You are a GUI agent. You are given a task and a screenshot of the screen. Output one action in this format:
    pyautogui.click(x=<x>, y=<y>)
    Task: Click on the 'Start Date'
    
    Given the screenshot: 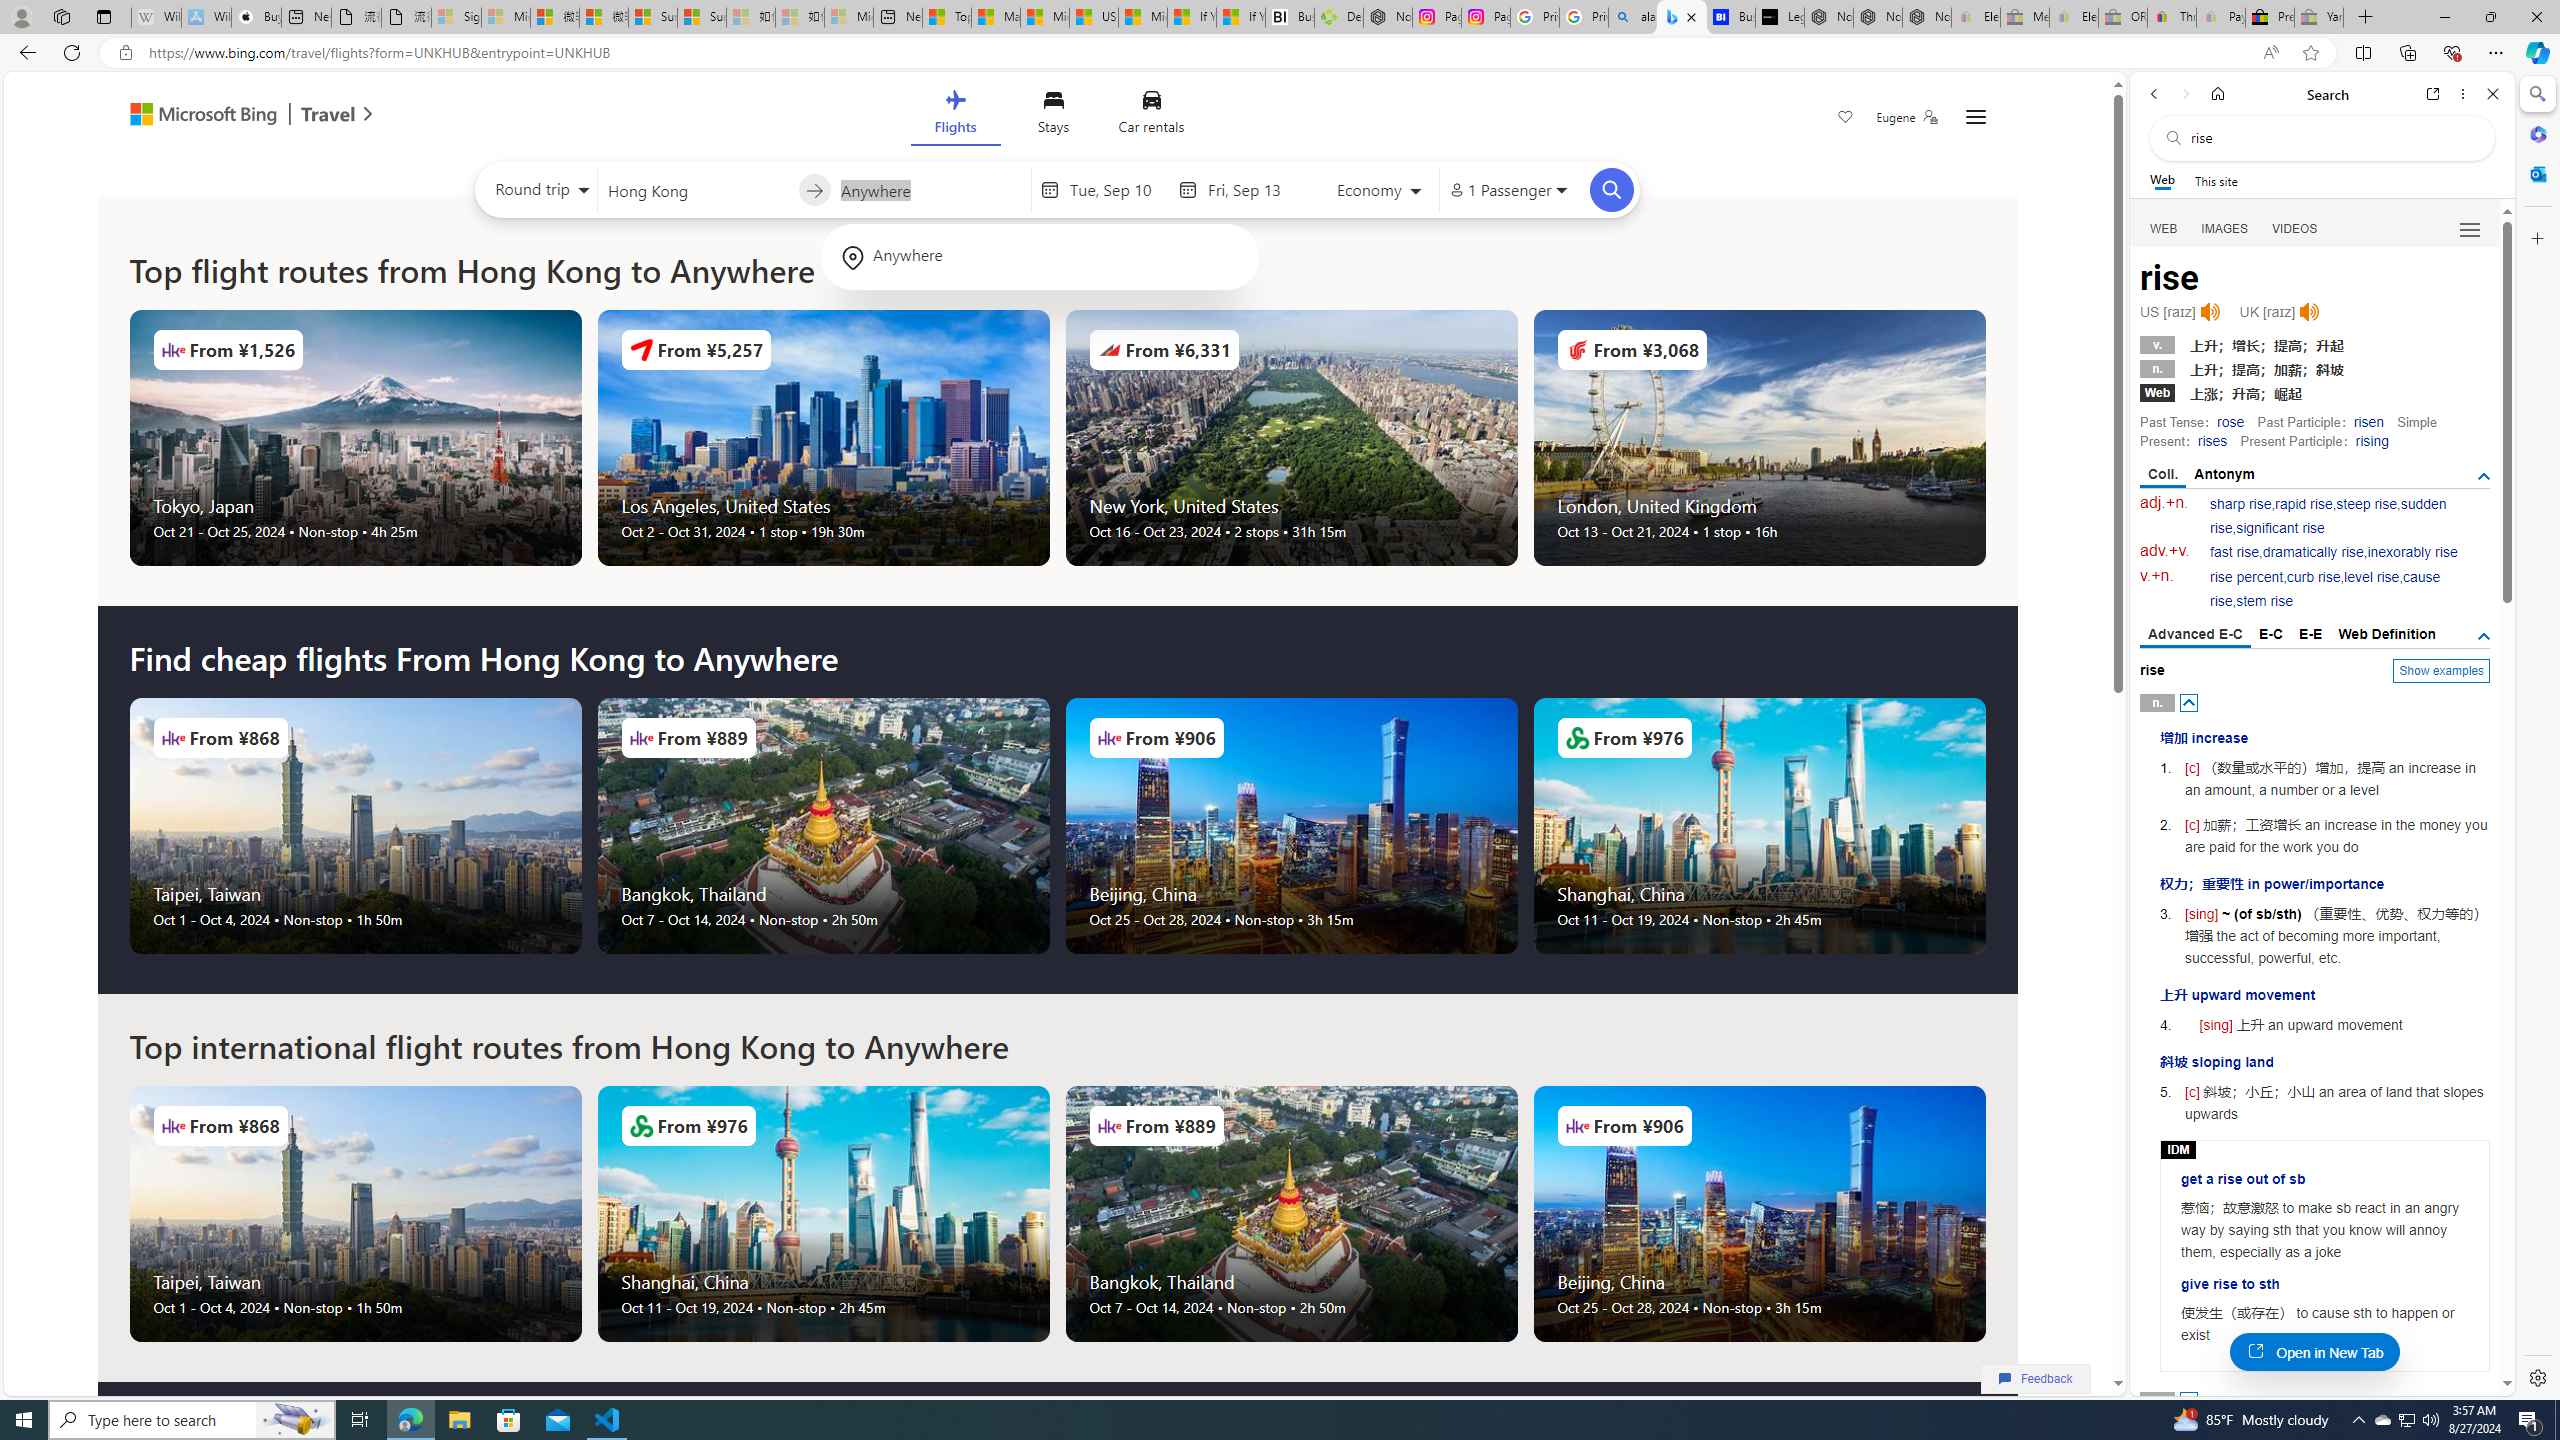 What is the action you would take?
    pyautogui.click(x=1117, y=189)
    